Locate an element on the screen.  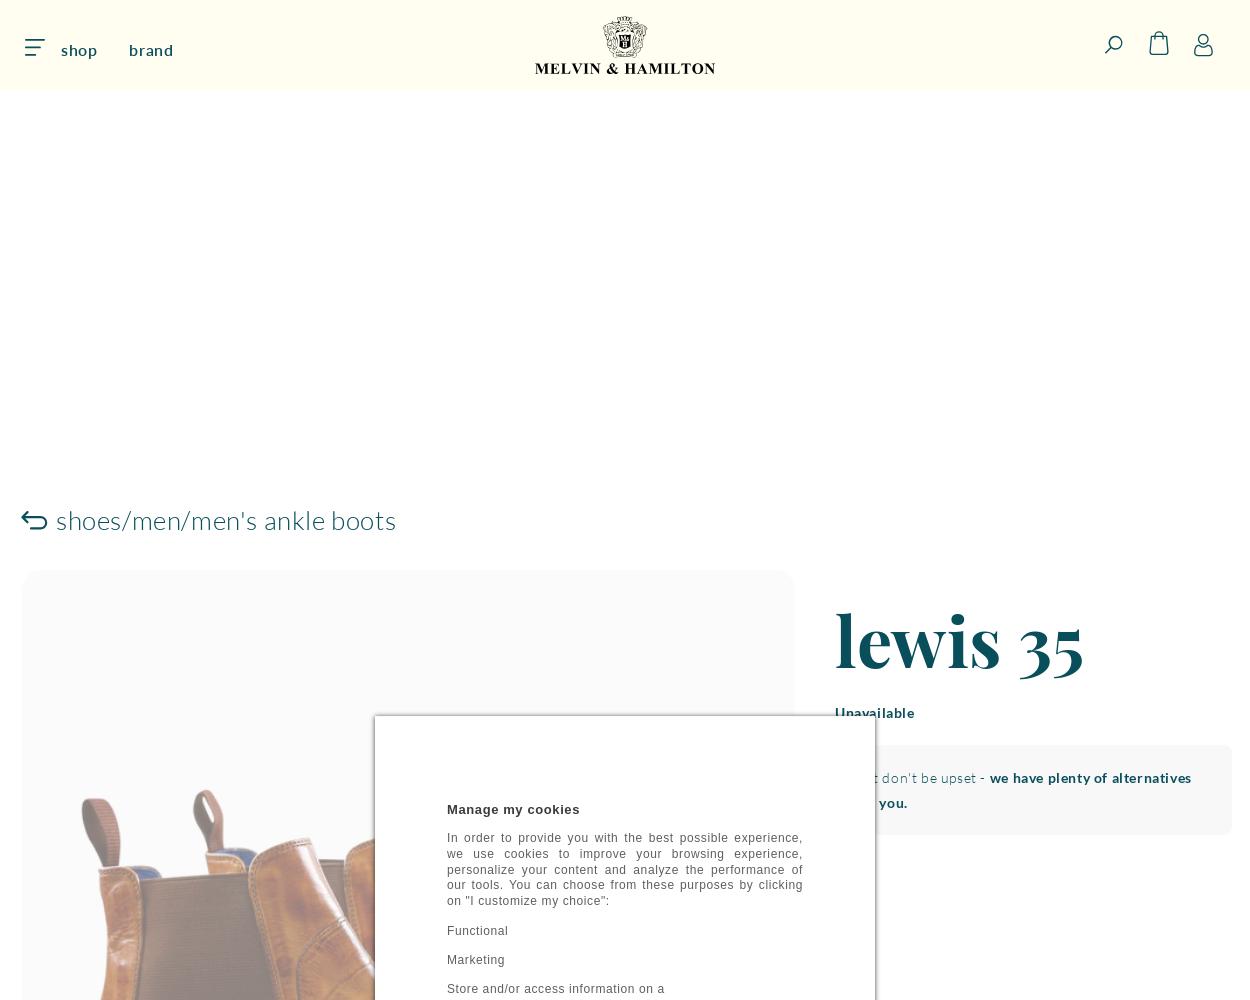
'Men' is located at coordinates (156, 519).